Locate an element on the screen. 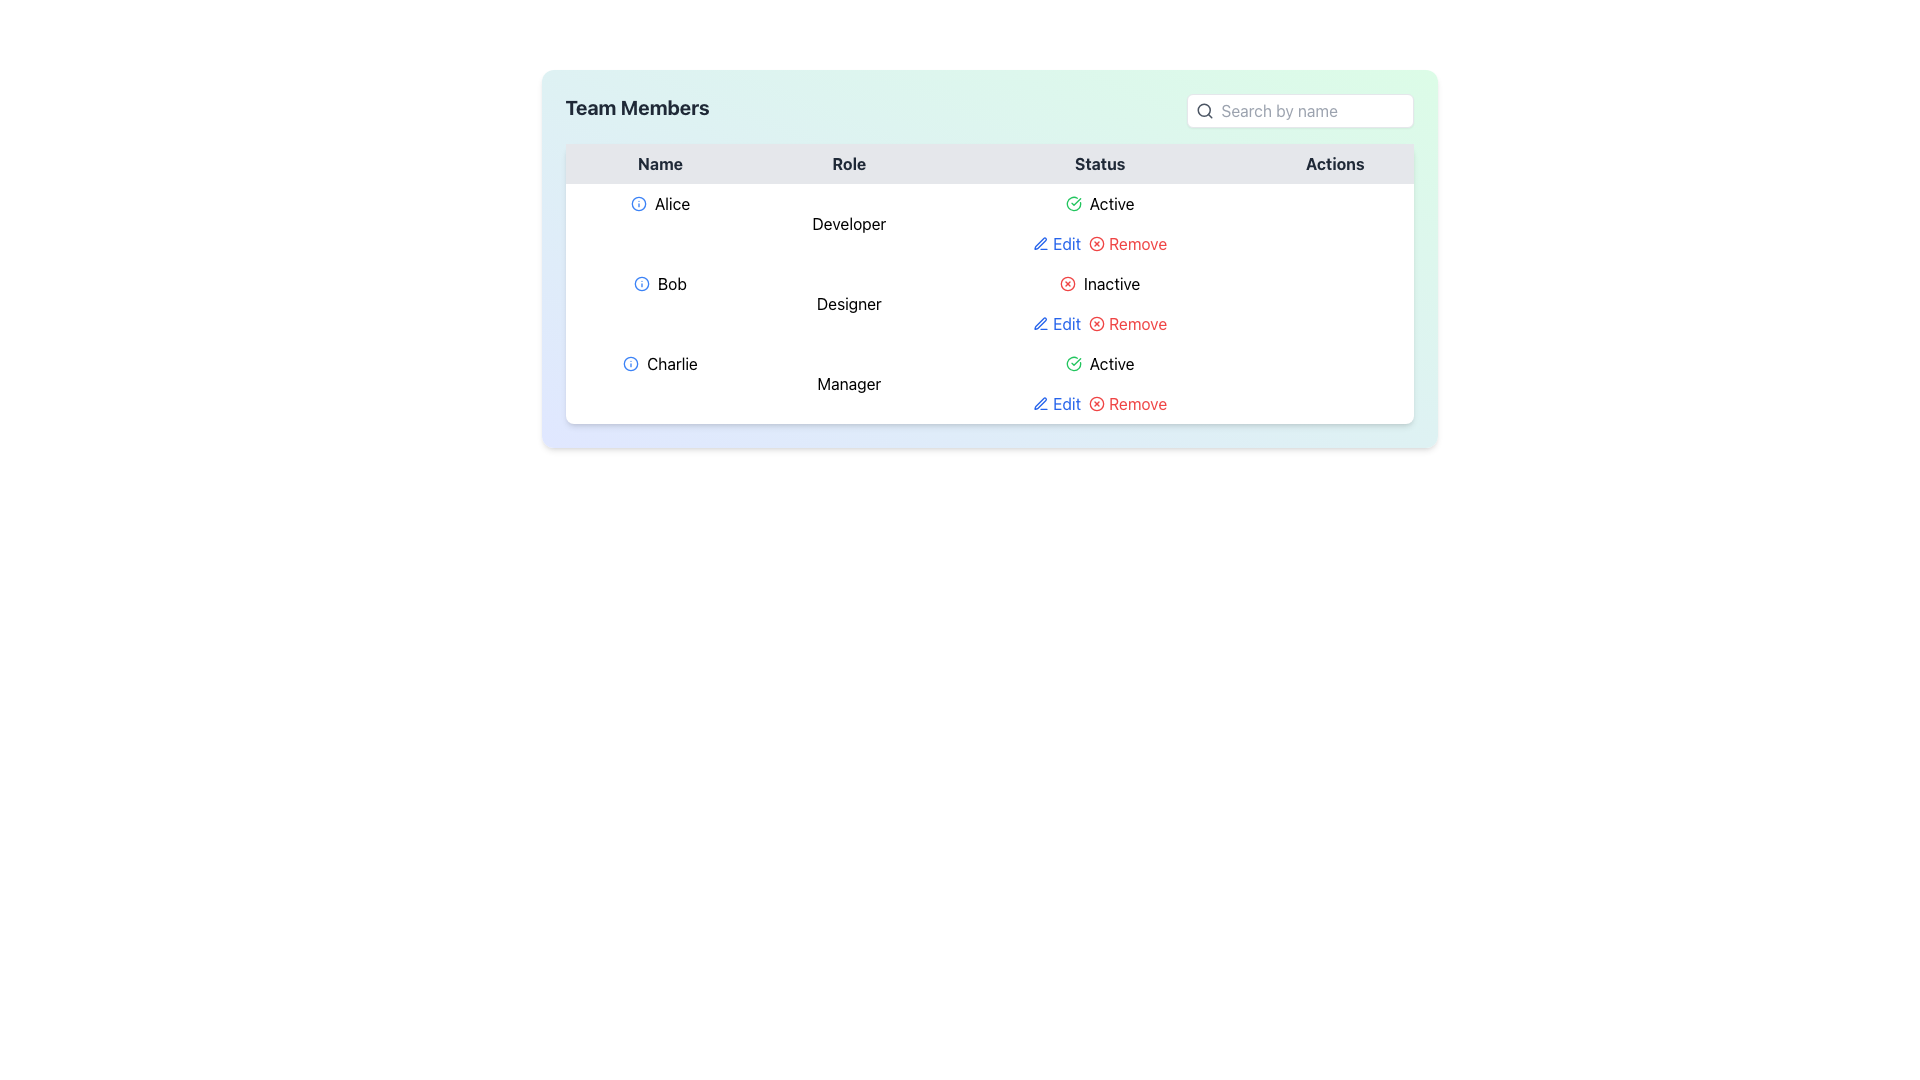  the active status icon for Alice in the 'Status' column of the data table is located at coordinates (1072, 204).